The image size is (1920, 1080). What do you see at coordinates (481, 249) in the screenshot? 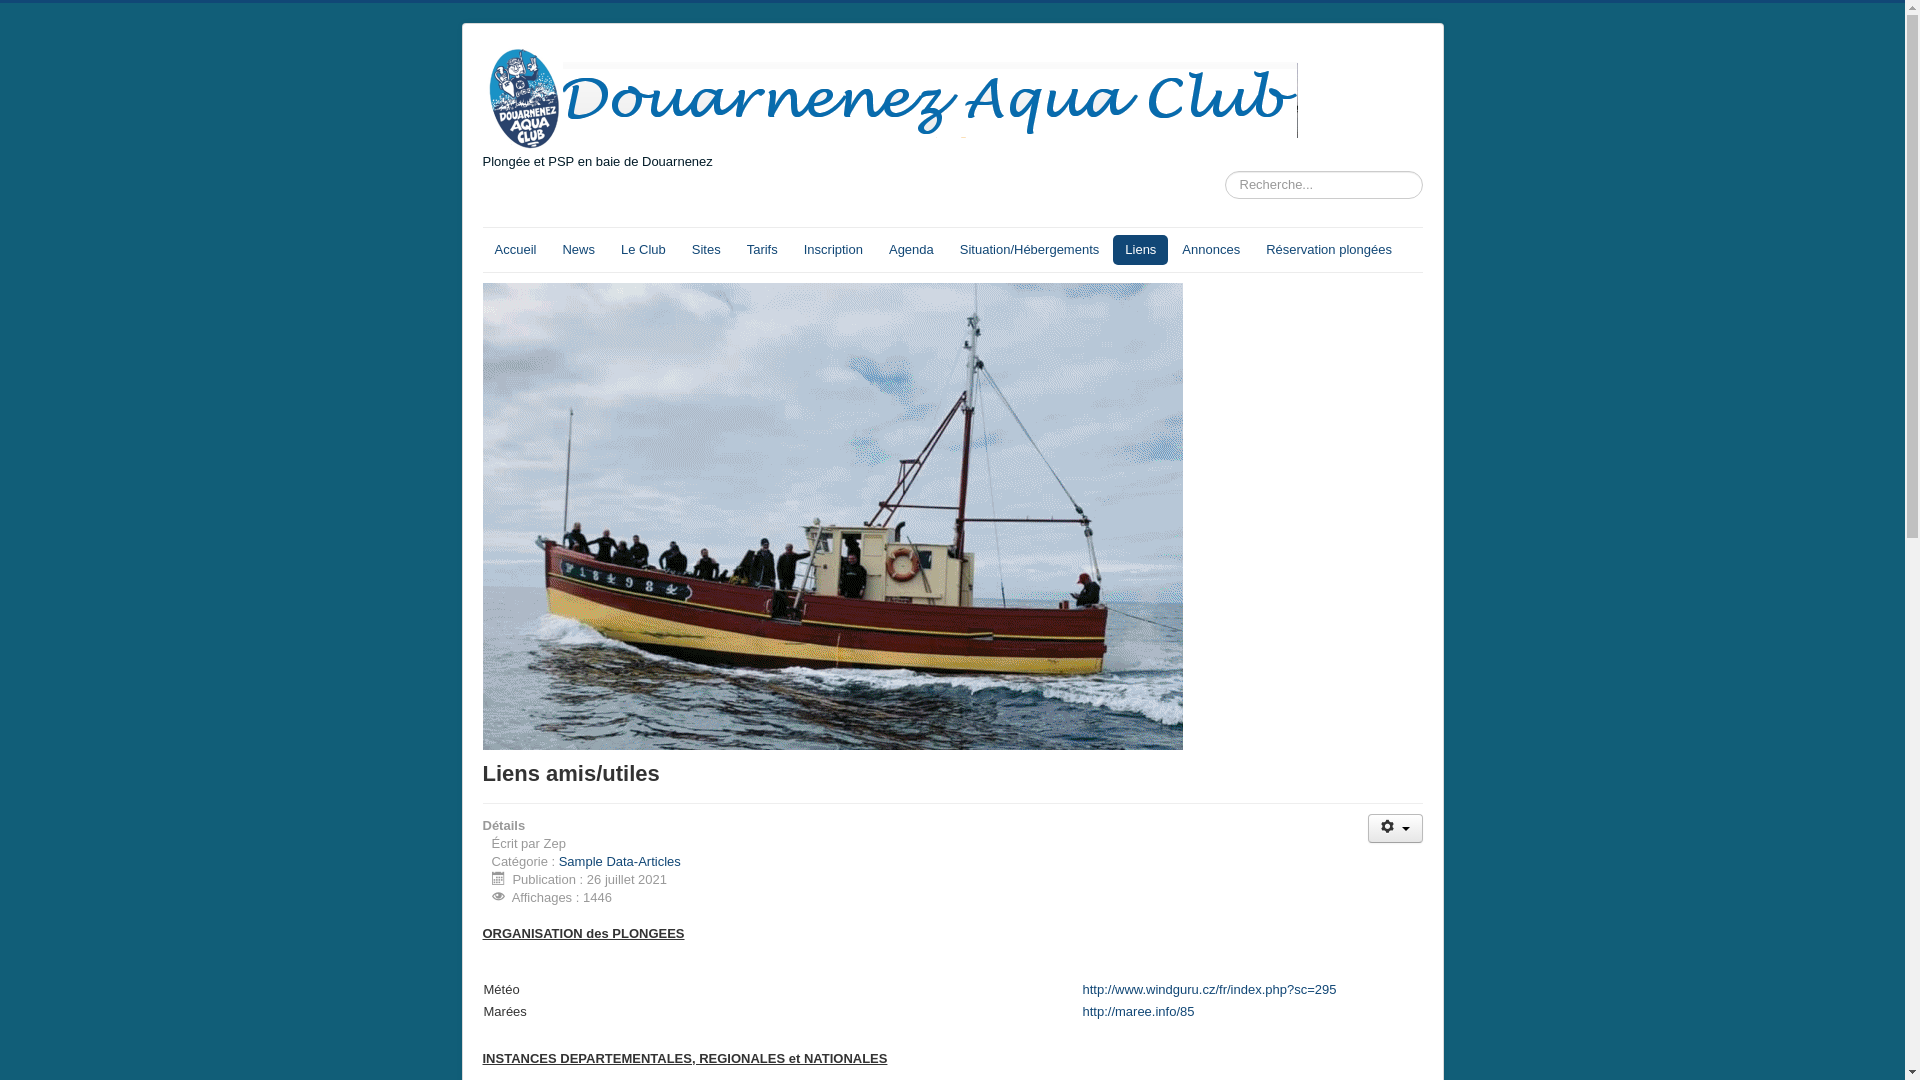
I see `'Accueil'` at bounding box center [481, 249].